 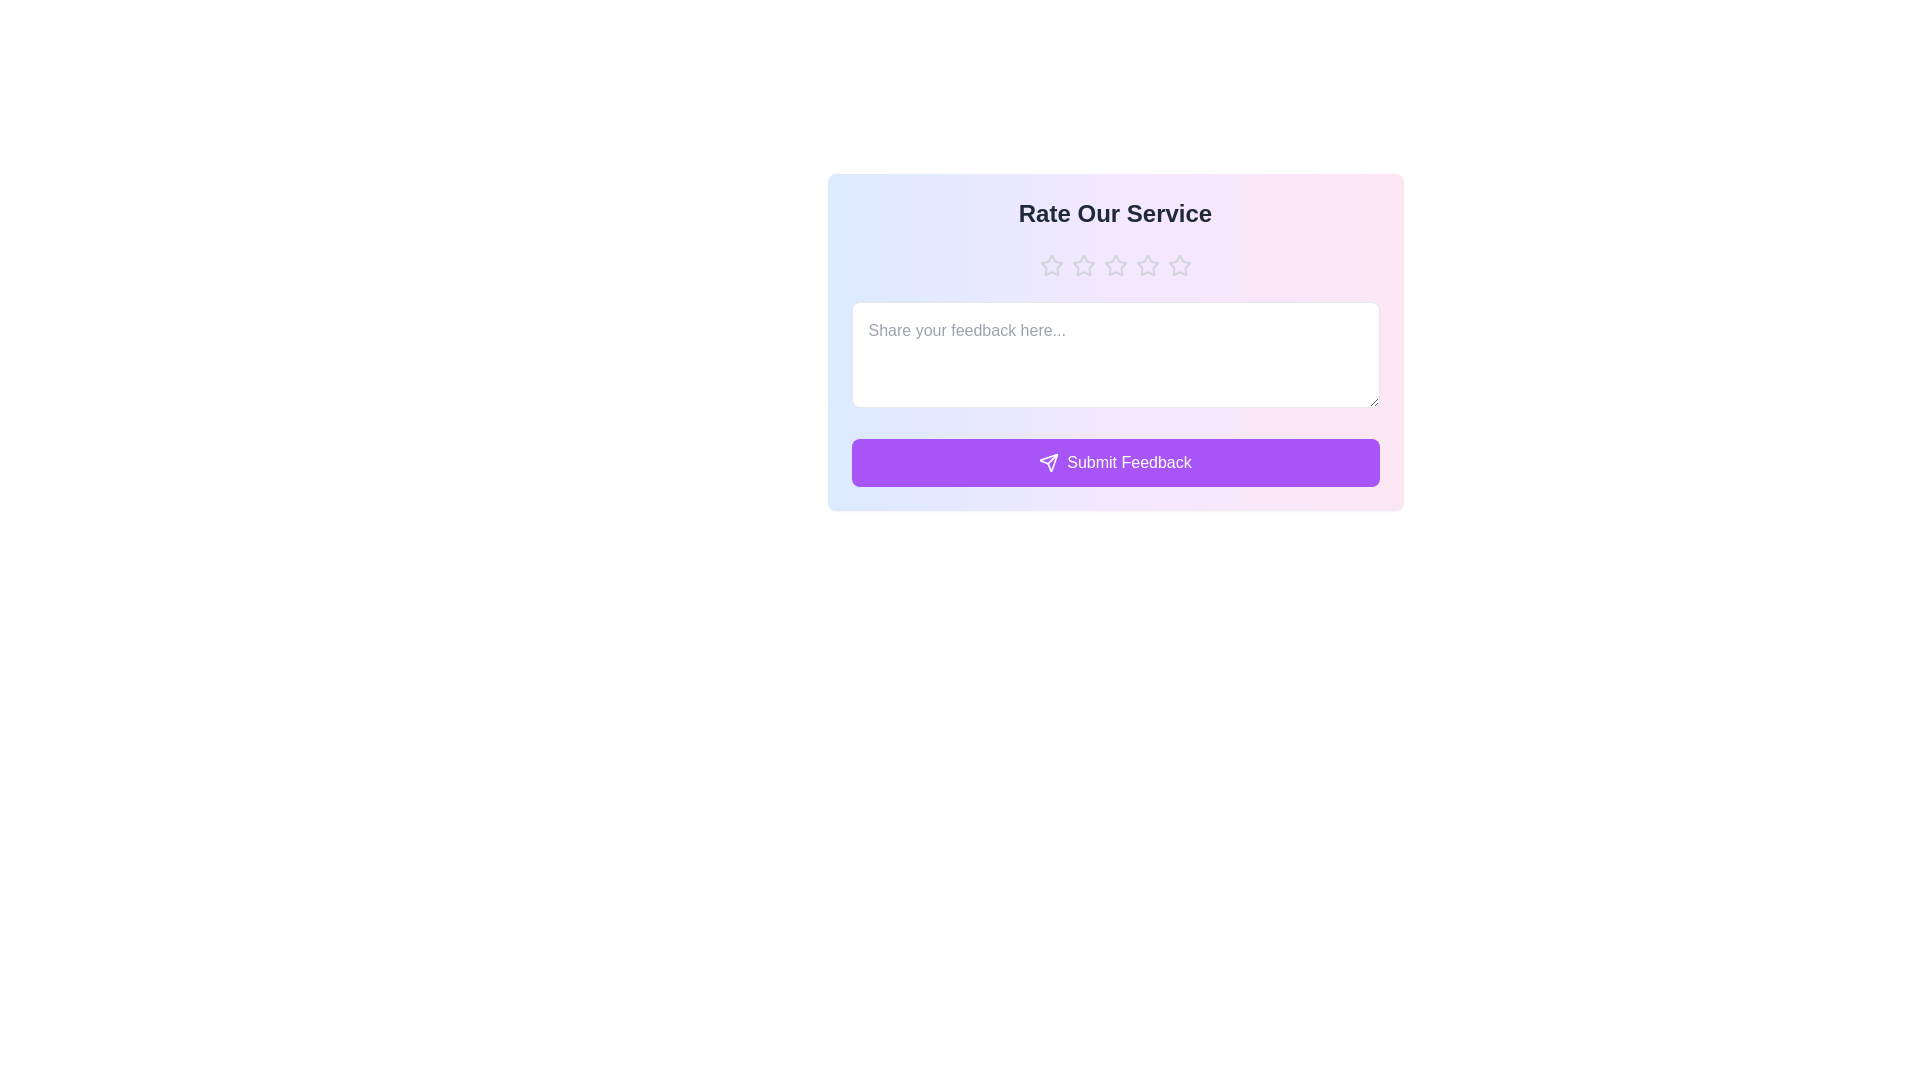 What do you see at coordinates (1114, 462) in the screenshot?
I see `'Submit Feedback' button to submit the feedback` at bounding box center [1114, 462].